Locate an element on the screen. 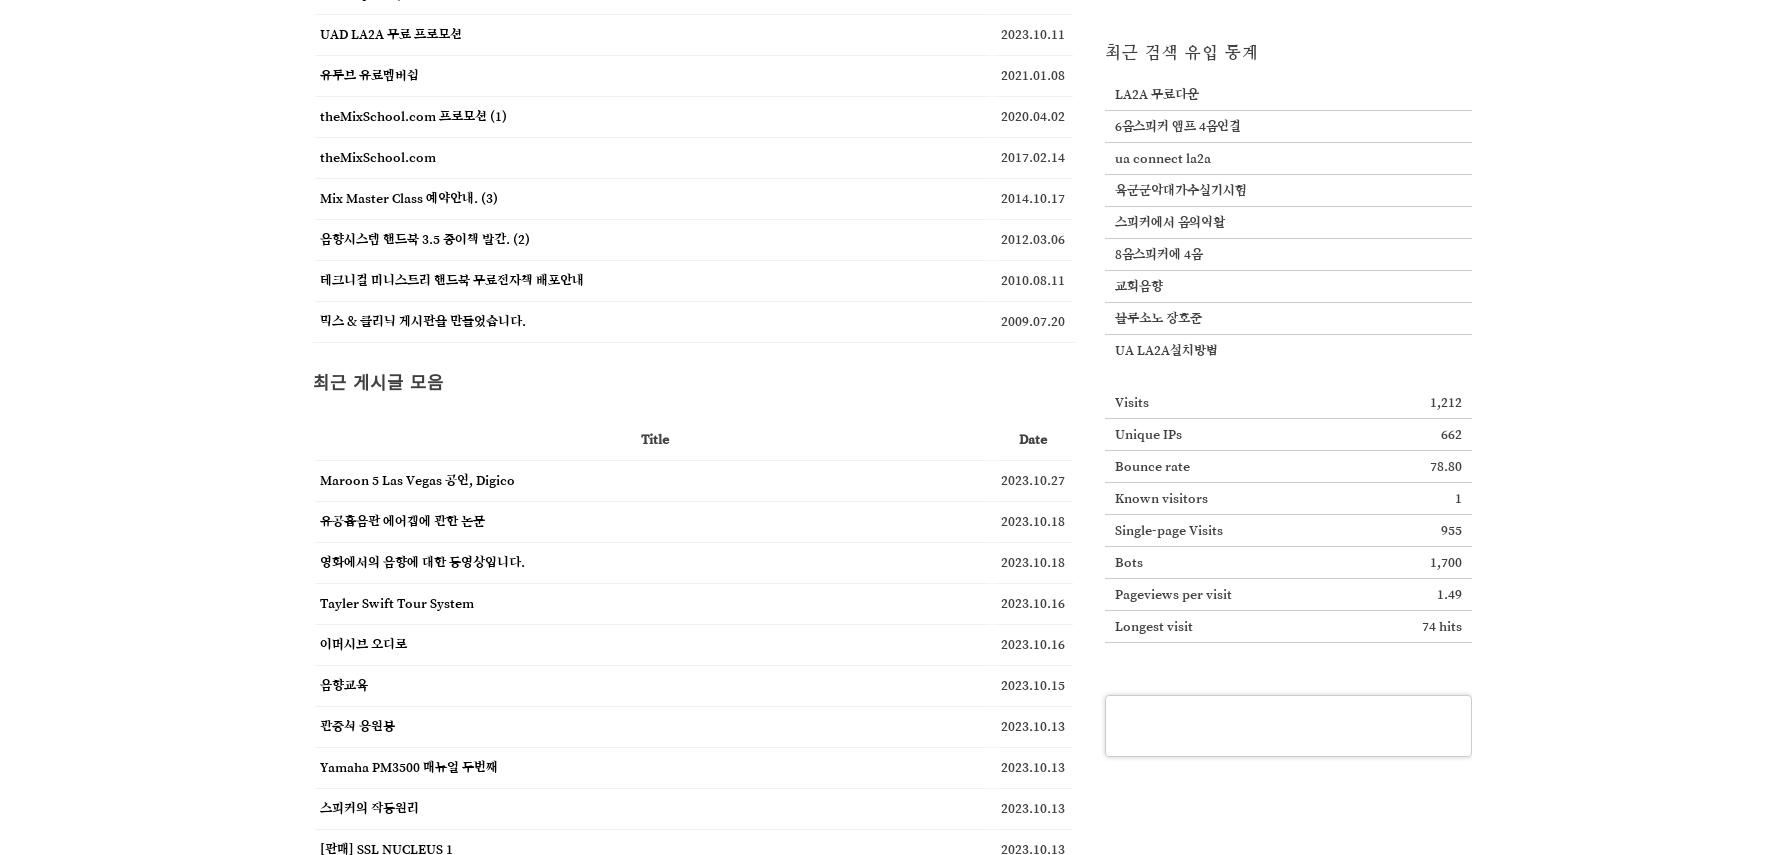 The image size is (1785, 855). 'Maroon 5 Las Vegas 공연, Digico' is located at coordinates (415, 478).